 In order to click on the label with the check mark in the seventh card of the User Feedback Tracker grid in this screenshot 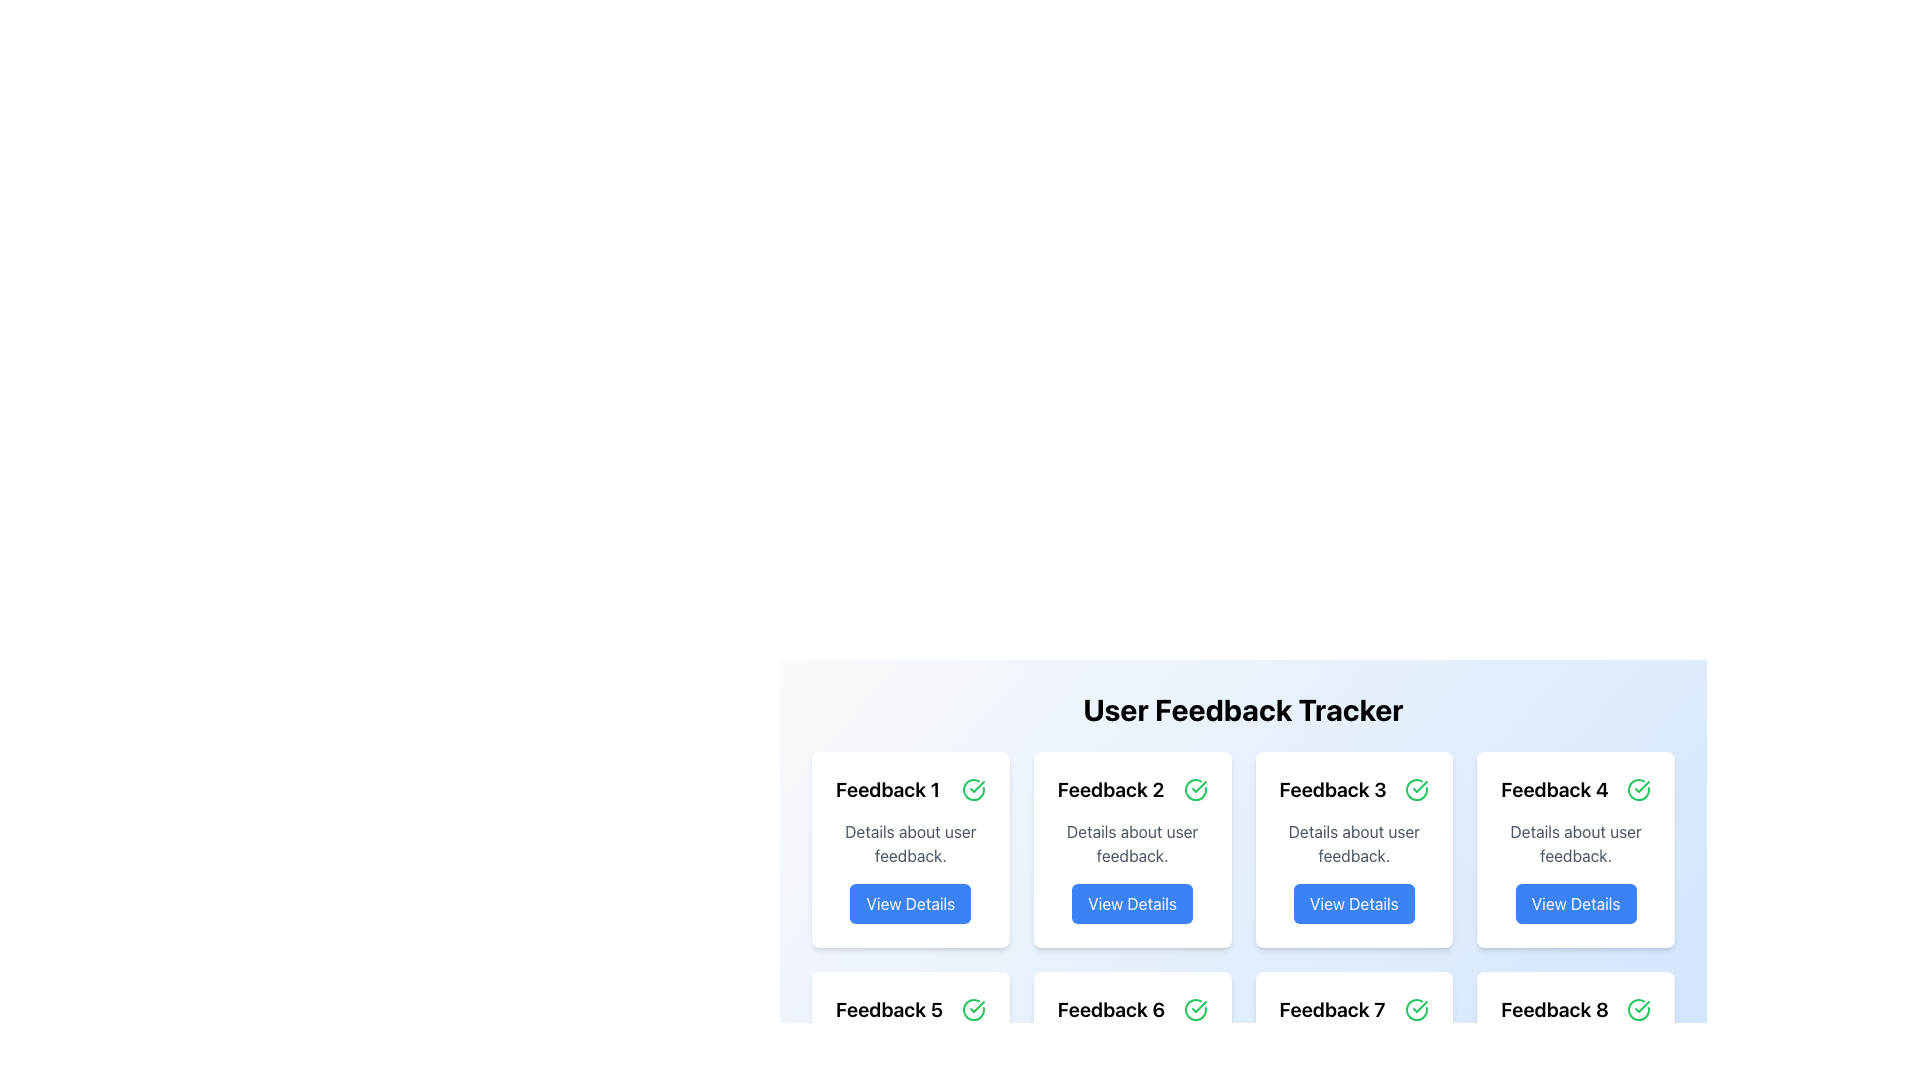, I will do `click(1354, 1010)`.